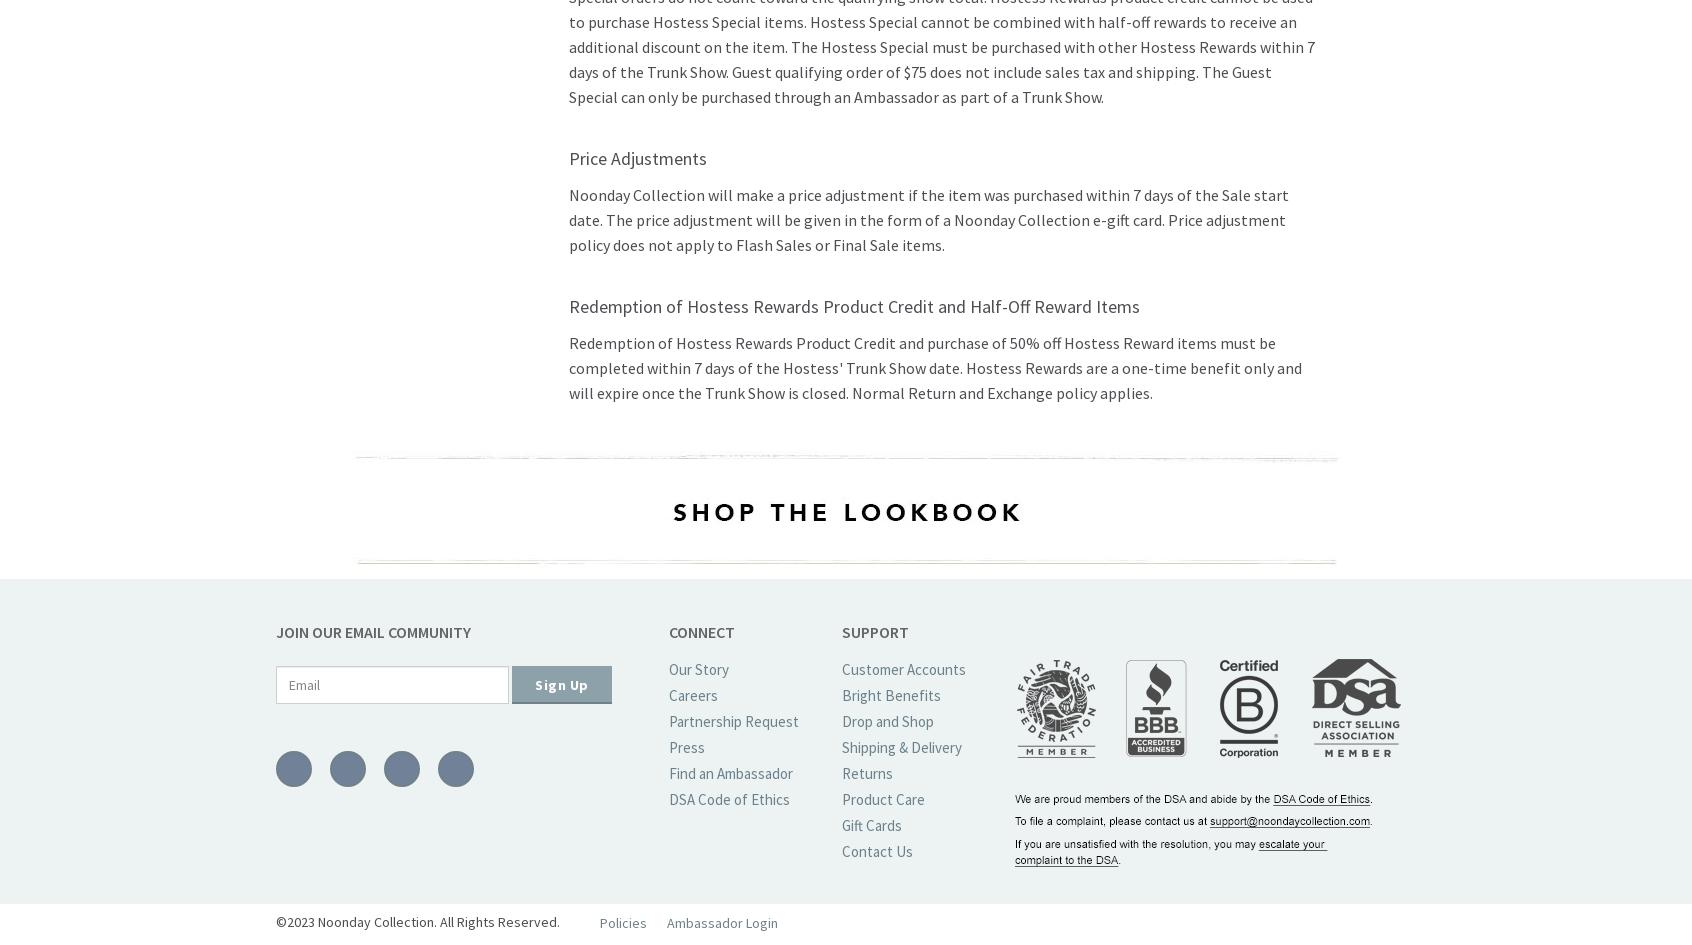 The height and width of the screenshot is (945, 1692). What do you see at coordinates (881, 798) in the screenshot?
I see `'Product Care'` at bounding box center [881, 798].